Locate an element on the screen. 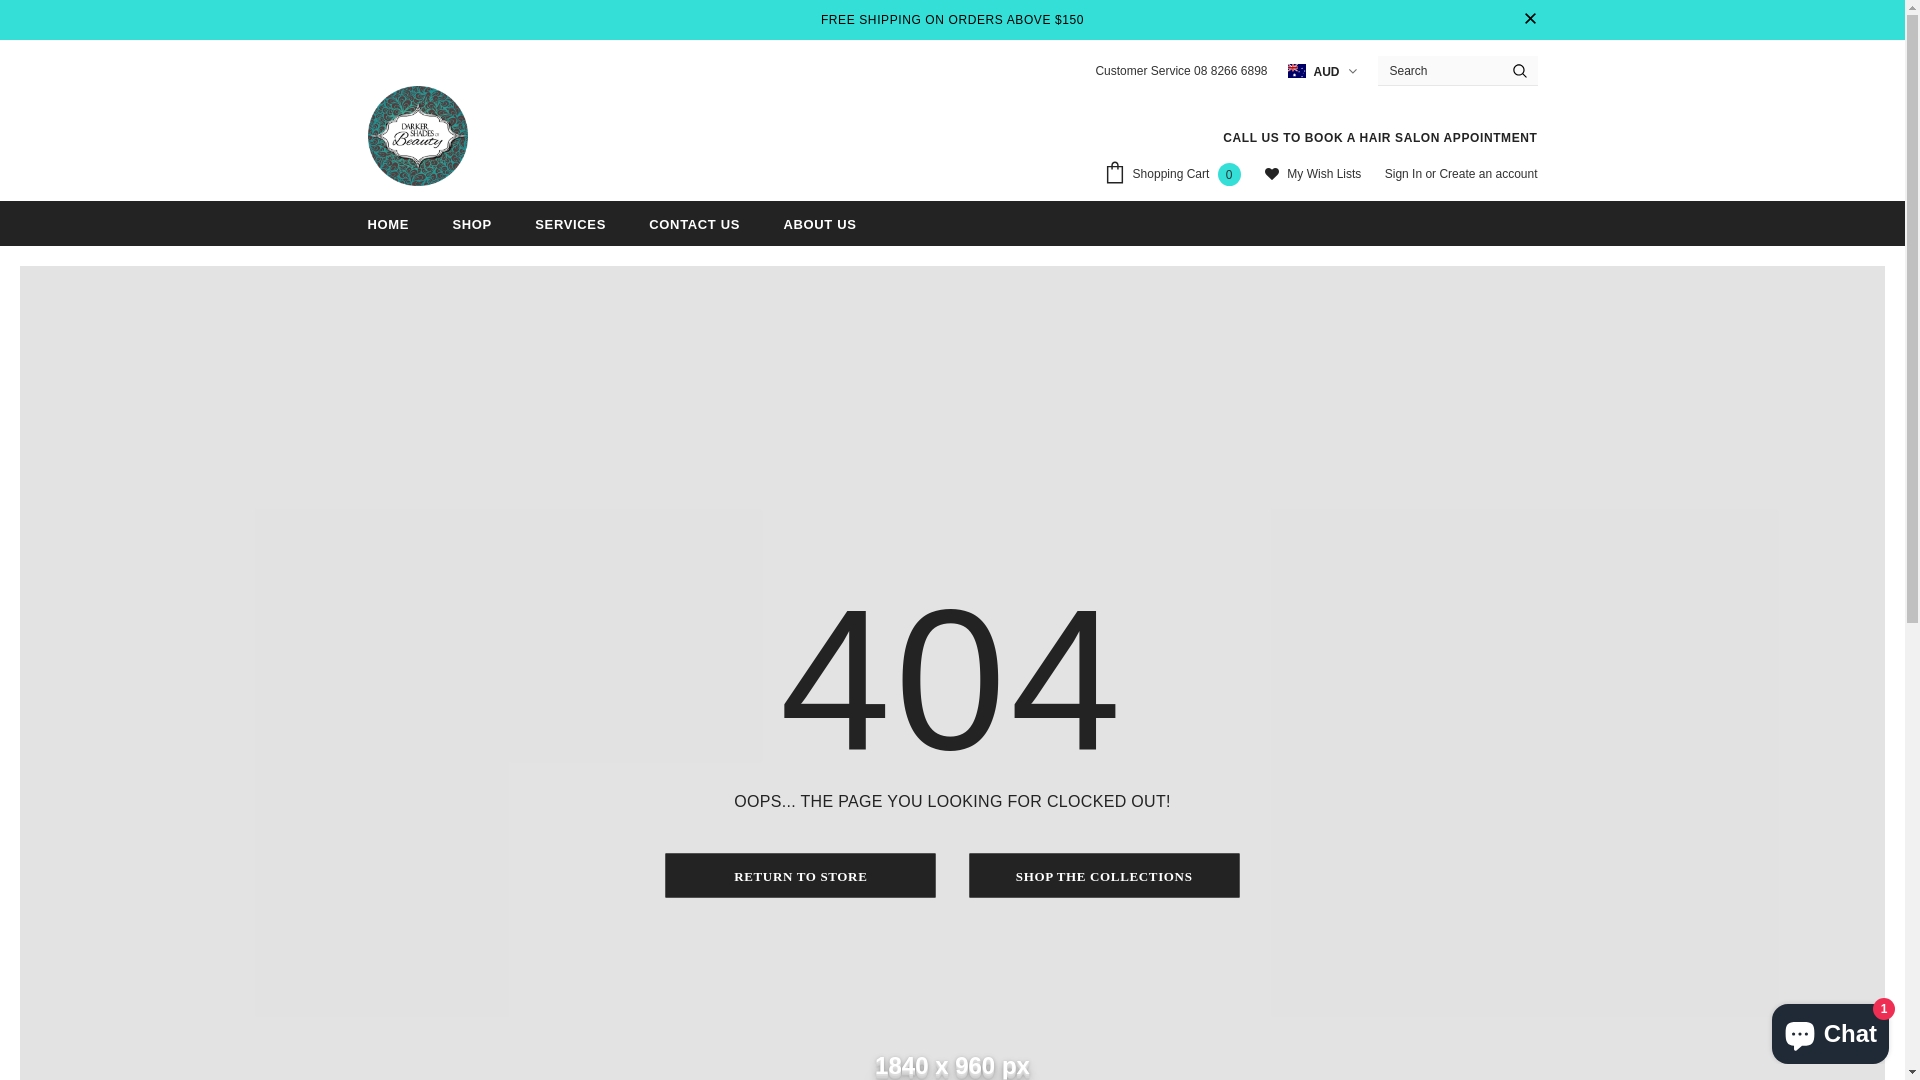 Image resolution: width=1920 pixels, height=1080 pixels. 'Shopping Cart 0' is located at coordinates (1176, 175).